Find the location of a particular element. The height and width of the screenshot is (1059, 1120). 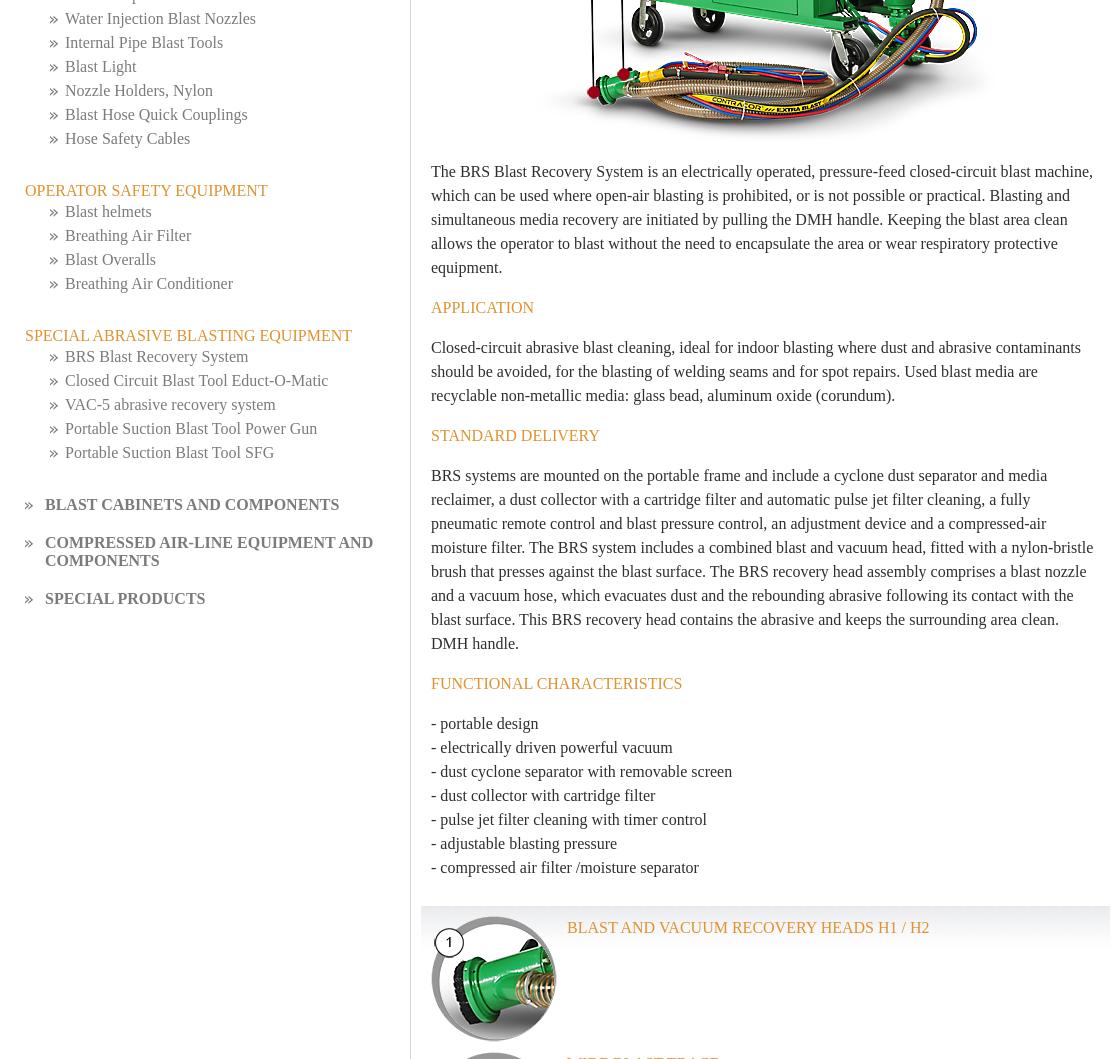

'SPECIAL PRODUCTS' is located at coordinates (124, 597).